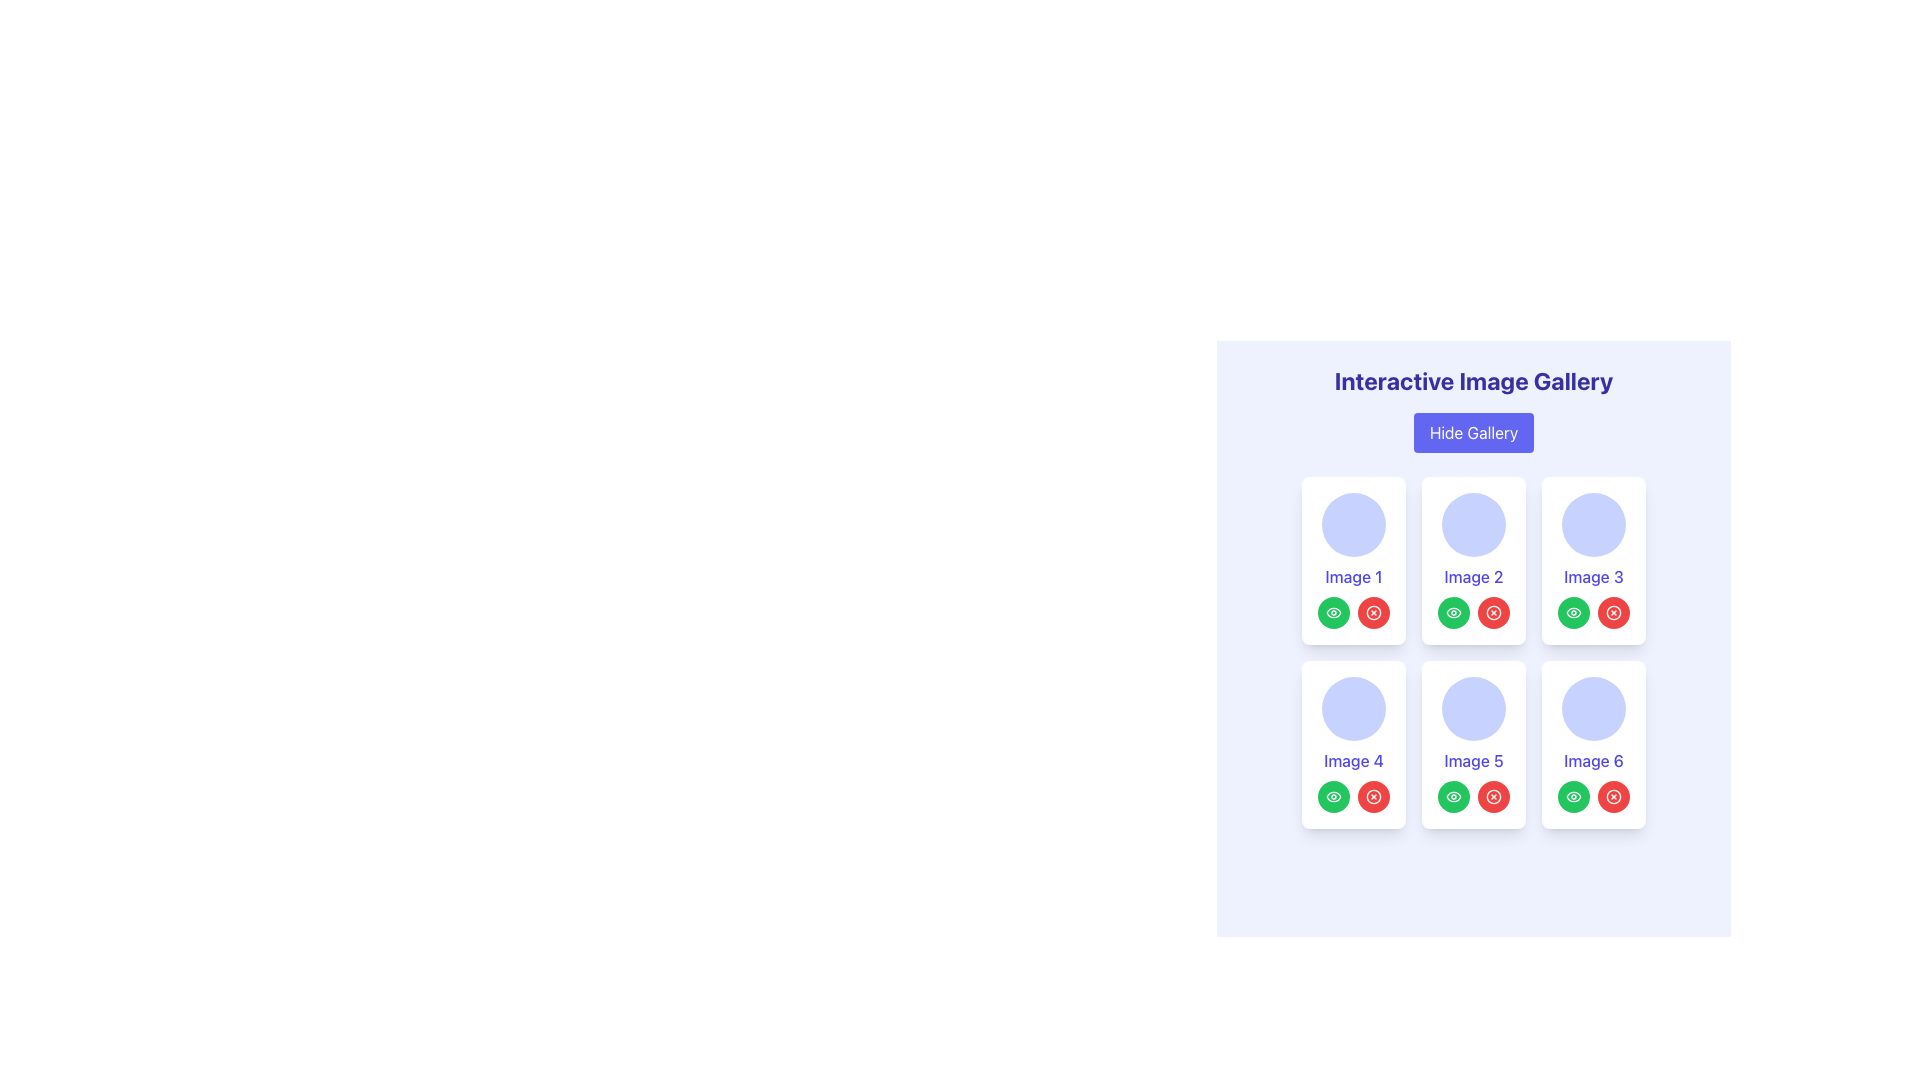 This screenshot has height=1080, width=1920. Describe the element at coordinates (1493, 796) in the screenshot. I see `the delete or close button located in the bottom row of the grid layout, positioned to the right side of a green button beneath the fifth image thumbnail` at that location.